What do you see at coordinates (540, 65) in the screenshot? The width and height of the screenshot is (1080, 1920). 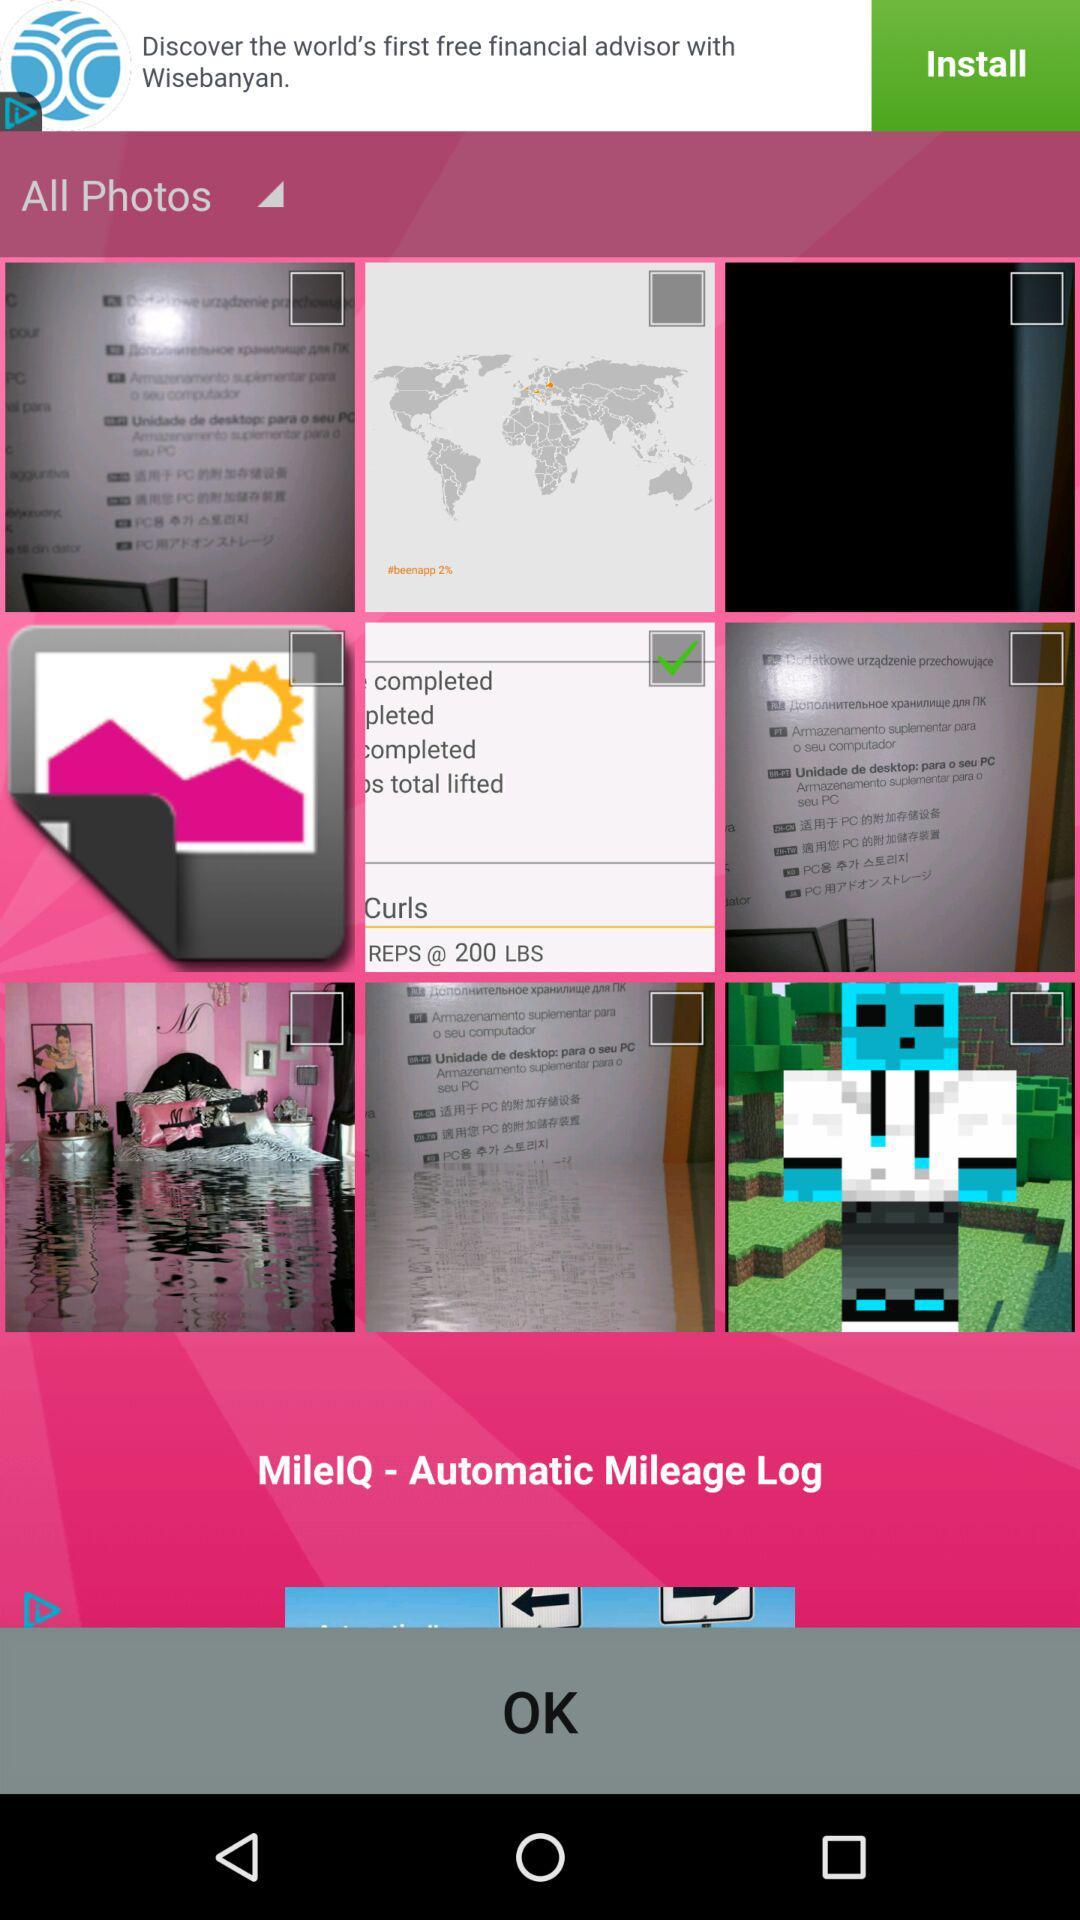 I see `advertisement link` at bounding box center [540, 65].